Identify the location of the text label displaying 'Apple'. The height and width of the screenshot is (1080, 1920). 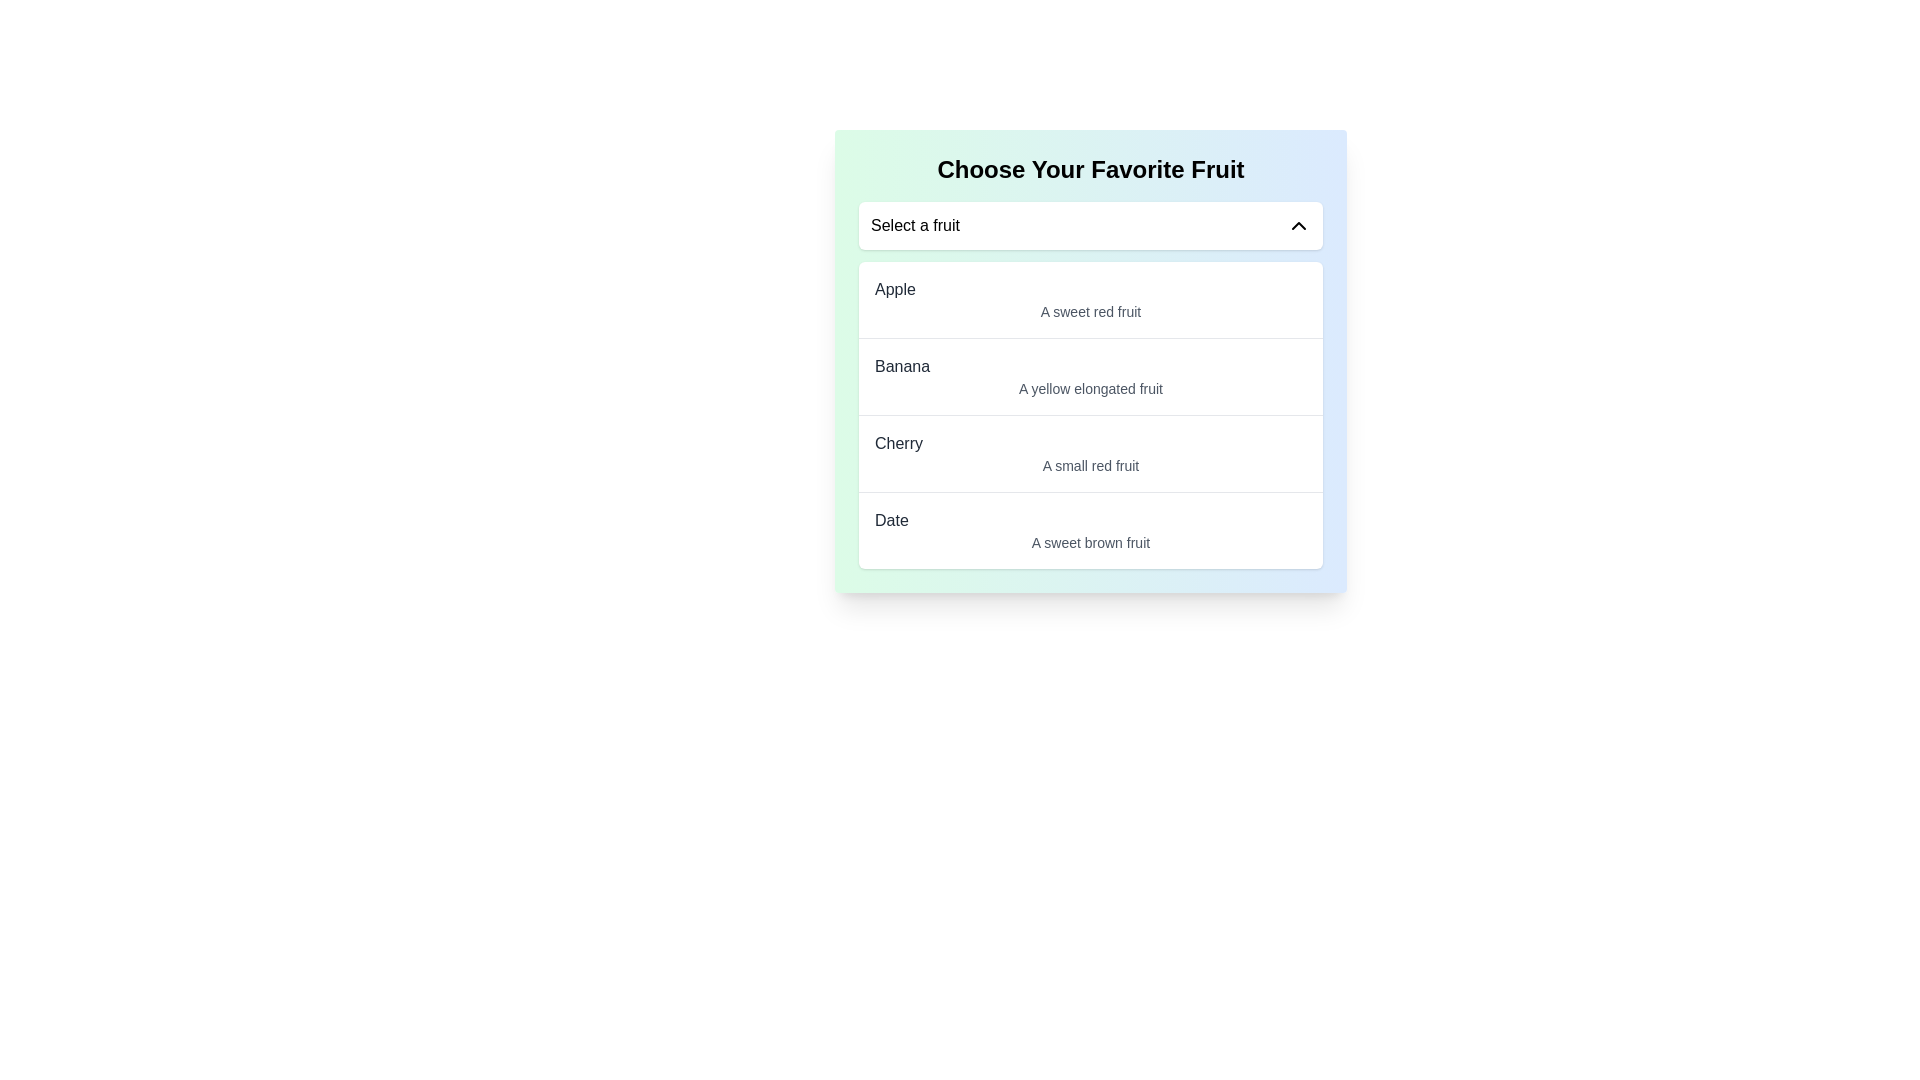
(894, 289).